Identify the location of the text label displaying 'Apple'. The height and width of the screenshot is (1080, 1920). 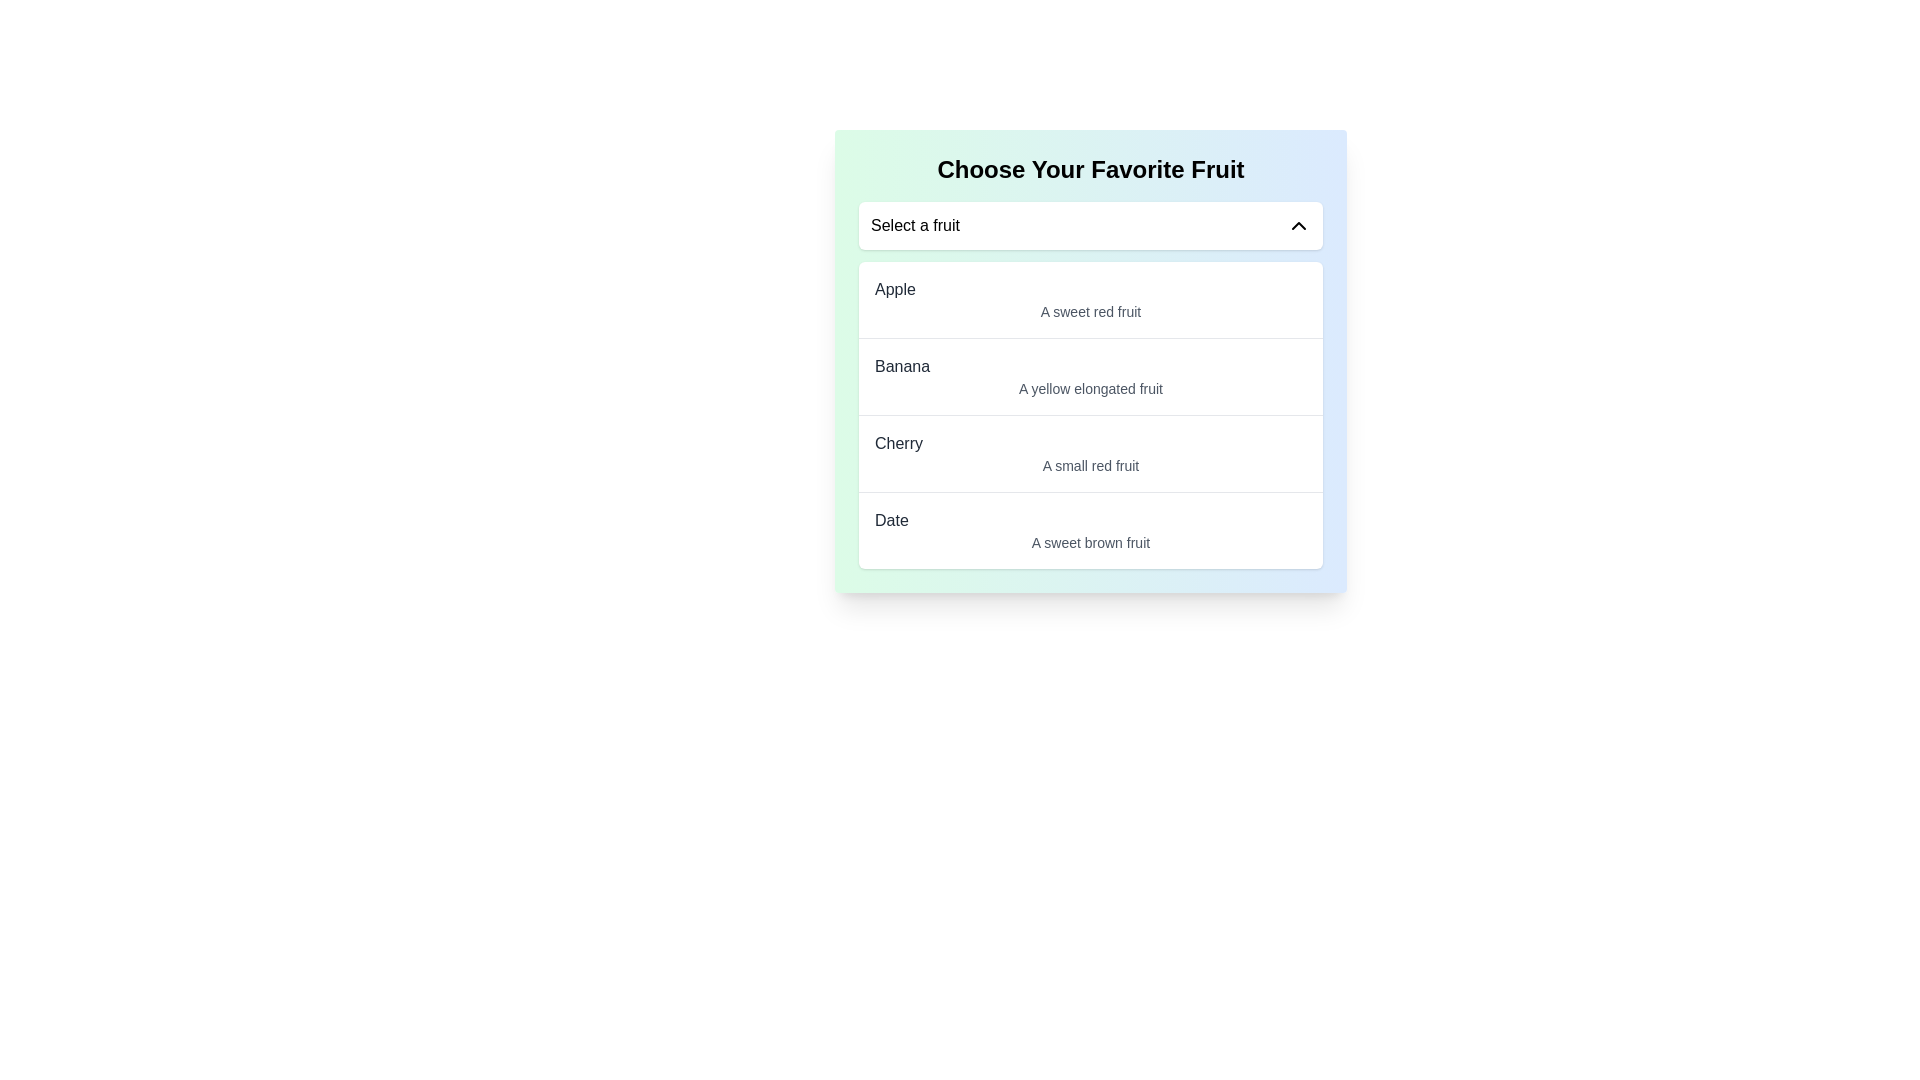
(894, 289).